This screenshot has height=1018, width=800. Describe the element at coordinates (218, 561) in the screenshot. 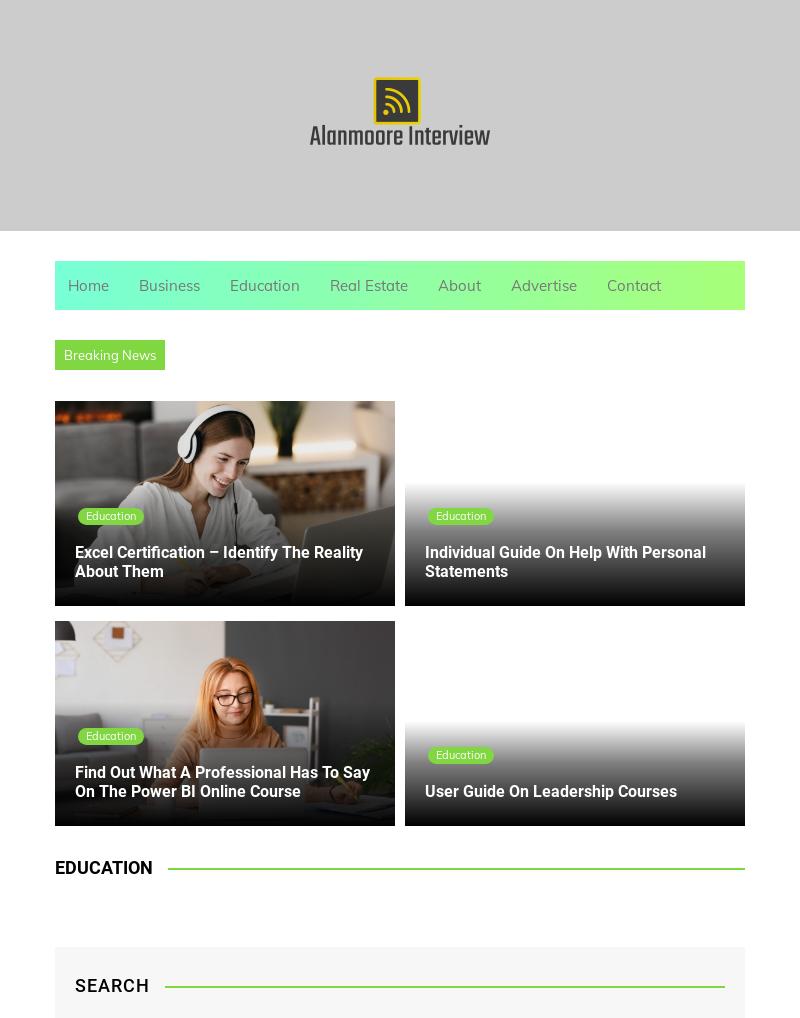

I see `'Excel Certification – Identify The Reality About Them'` at that location.